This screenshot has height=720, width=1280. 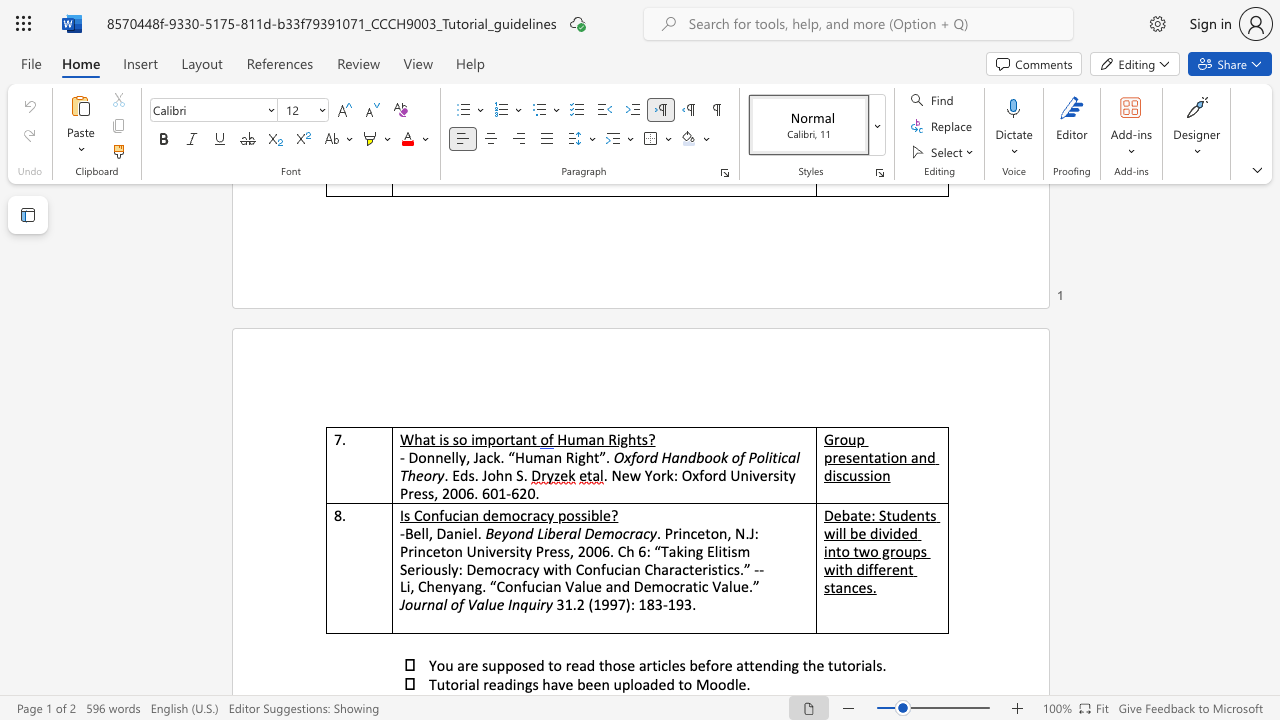 I want to click on the subset text "ght" within the text "Human Rights?", so click(x=619, y=438).